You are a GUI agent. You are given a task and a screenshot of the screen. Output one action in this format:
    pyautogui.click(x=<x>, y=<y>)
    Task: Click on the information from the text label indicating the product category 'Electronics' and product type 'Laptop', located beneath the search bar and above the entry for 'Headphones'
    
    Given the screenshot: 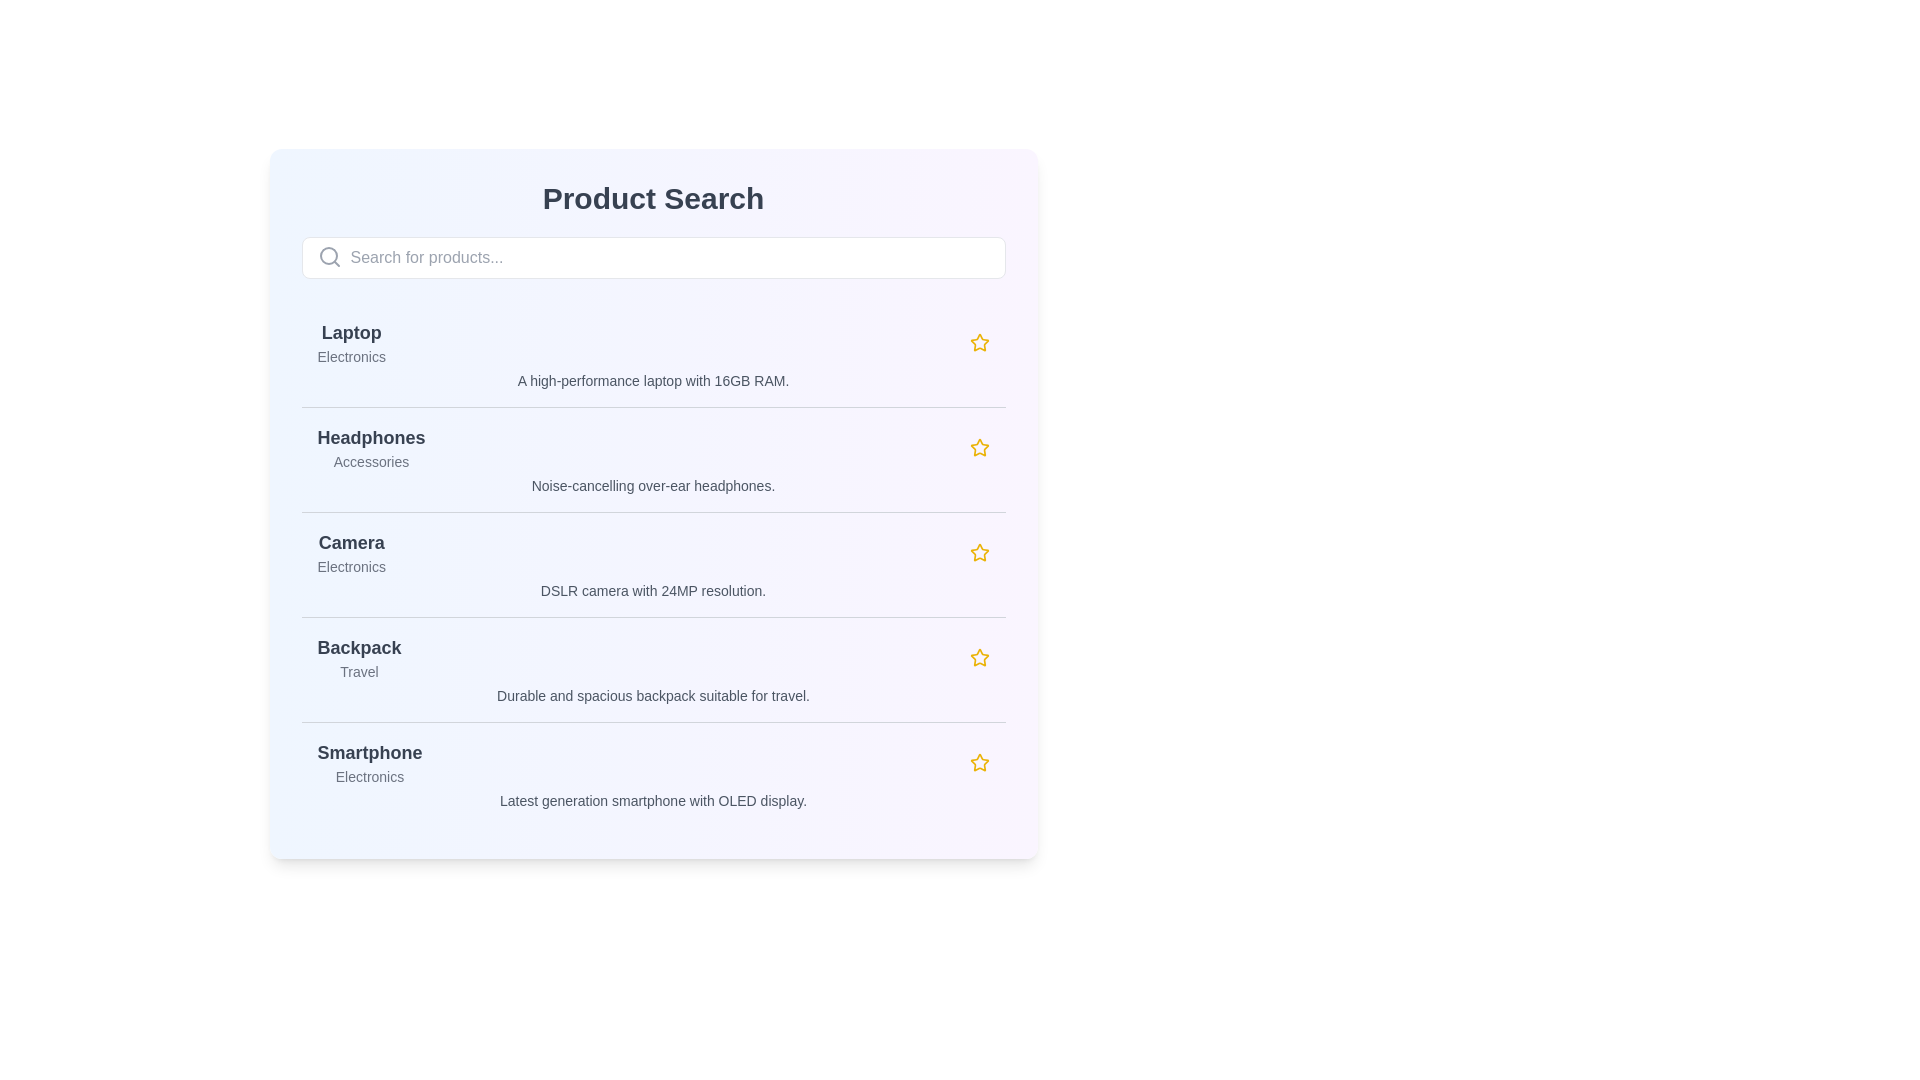 What is the action you would take?
    pyautogui.click(x=351, y=342)
    